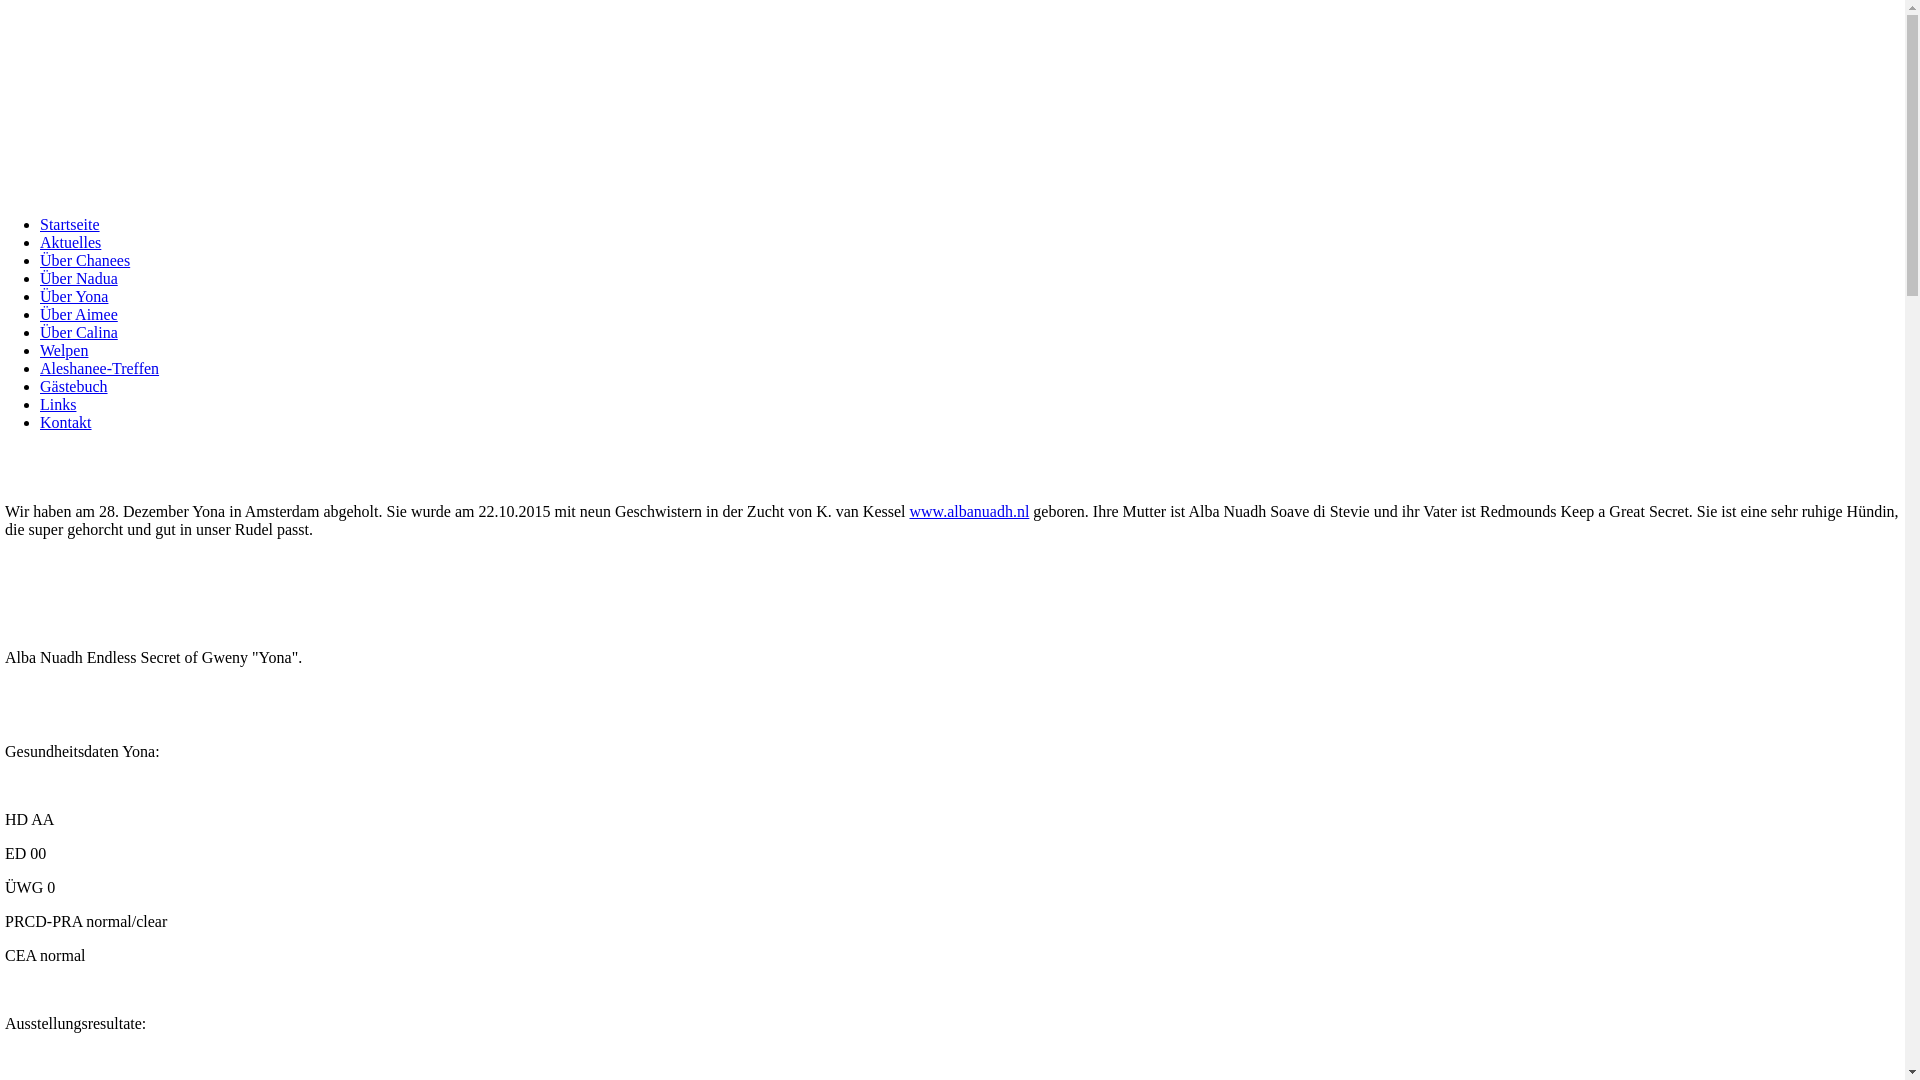 The image size is (1920, 1080). Describe the element at coordinates (66, 421) in the screenshot. I see `'Kontakt'` at that location.